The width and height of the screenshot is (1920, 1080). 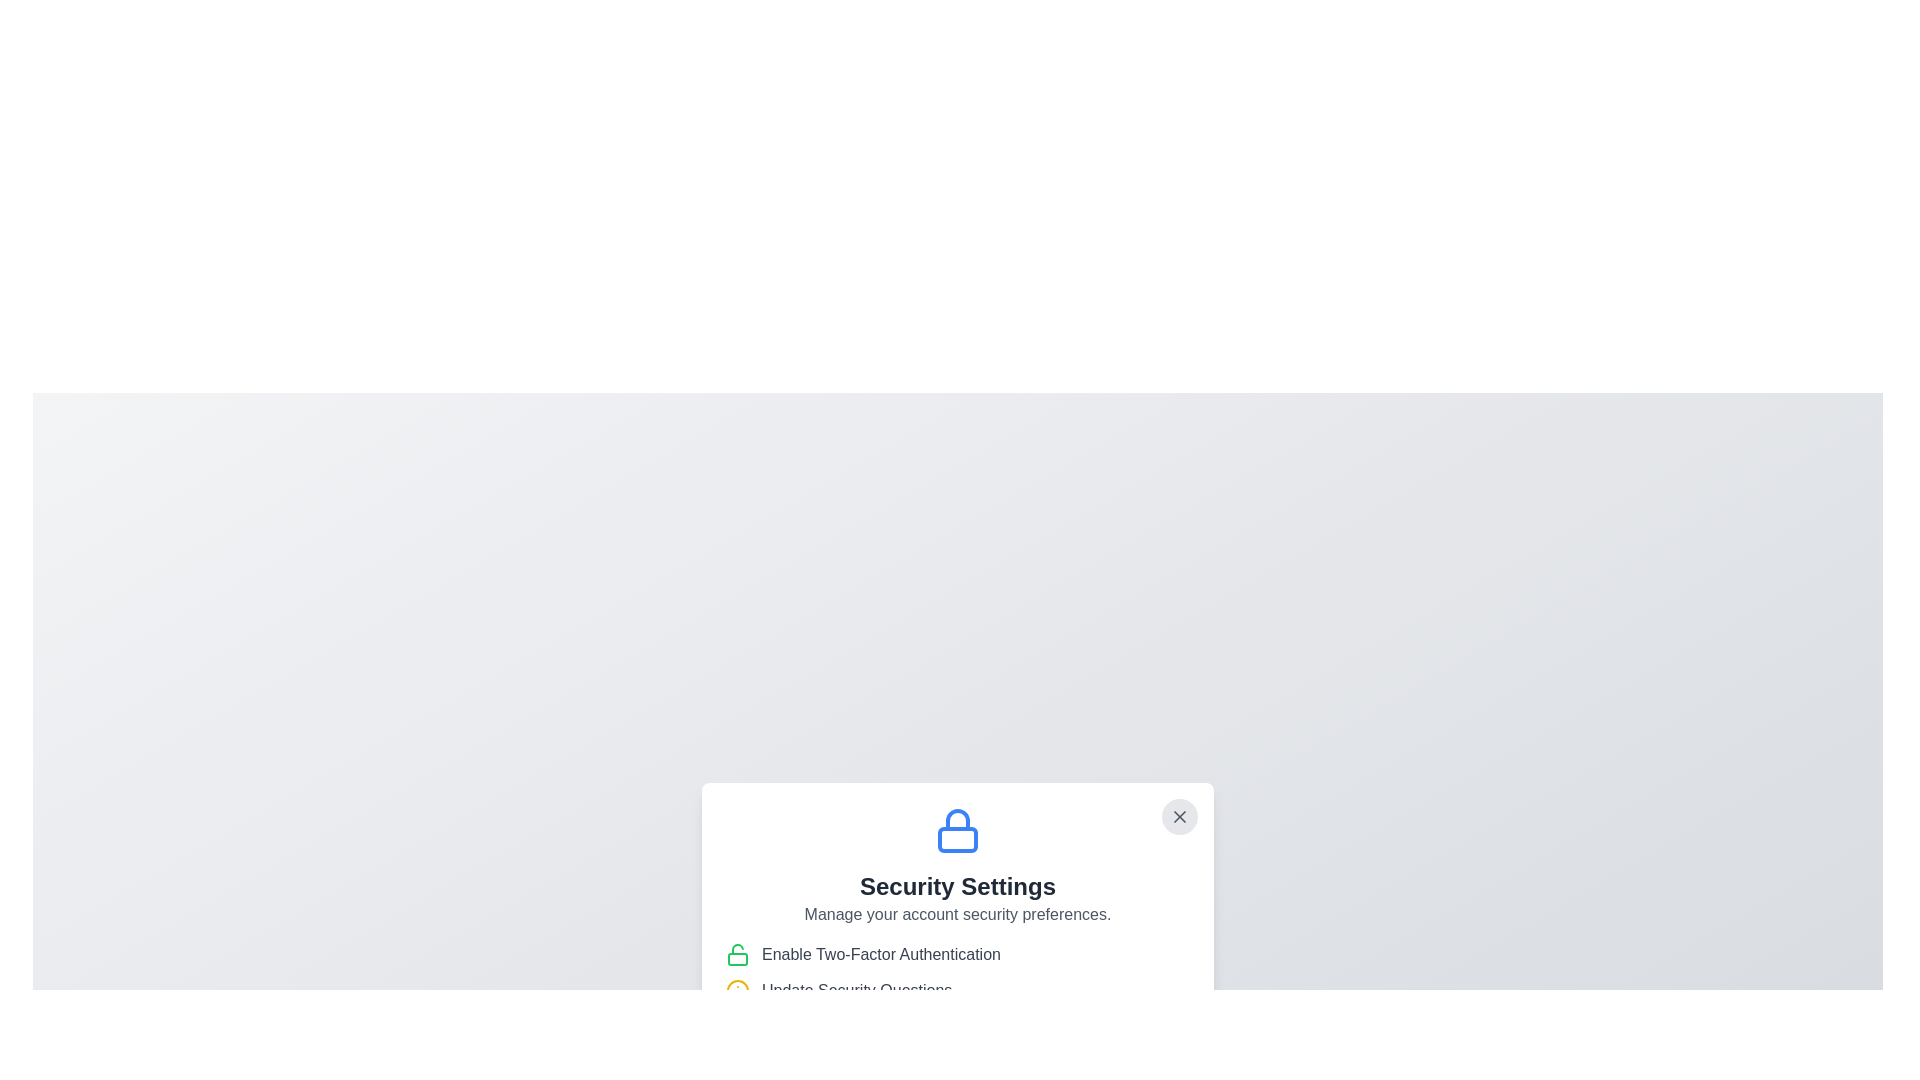 What do you see at coordinates (957, 954) in the screenshot?
I see `the label indicating the prompt for enabling two-factor authentication, which is the first option in the vertical list under 'Security Settings'` at bounding box center [957, 954].